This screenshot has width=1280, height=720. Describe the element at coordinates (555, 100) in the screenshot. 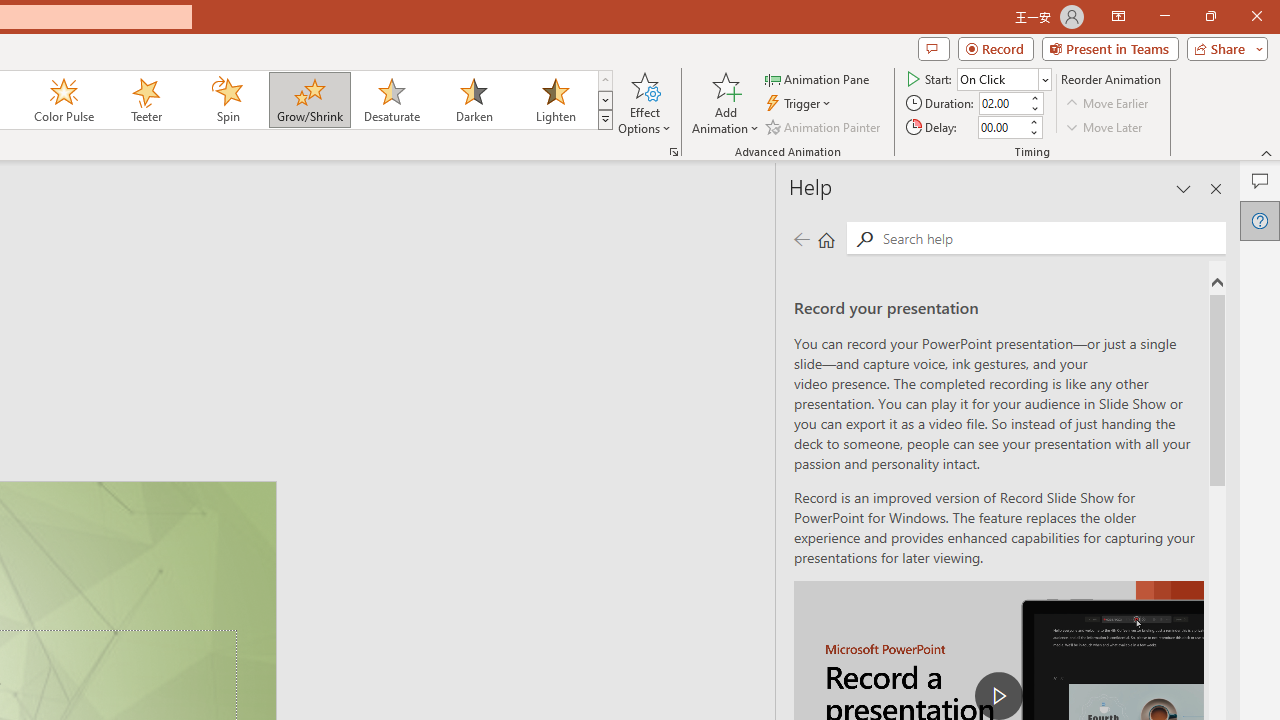

I see `'Lighten'` at that location.